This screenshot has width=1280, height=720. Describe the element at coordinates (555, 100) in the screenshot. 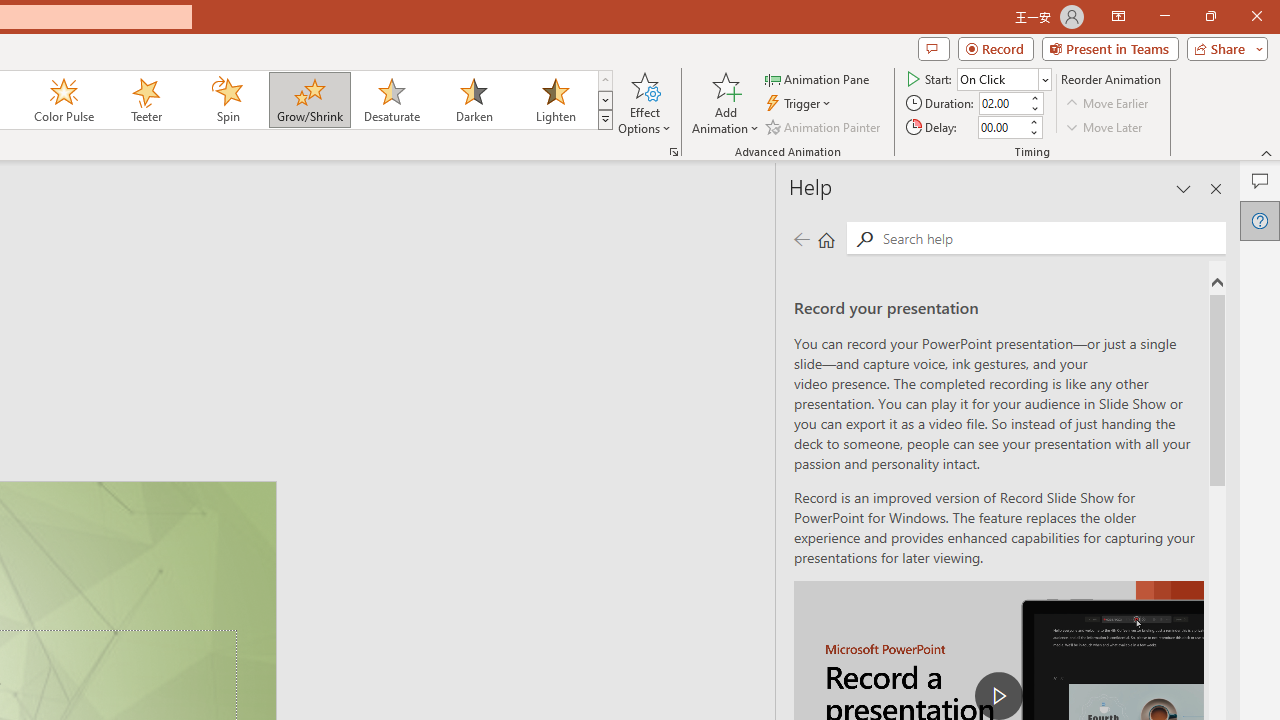

I see `'Lighten'` at that location.